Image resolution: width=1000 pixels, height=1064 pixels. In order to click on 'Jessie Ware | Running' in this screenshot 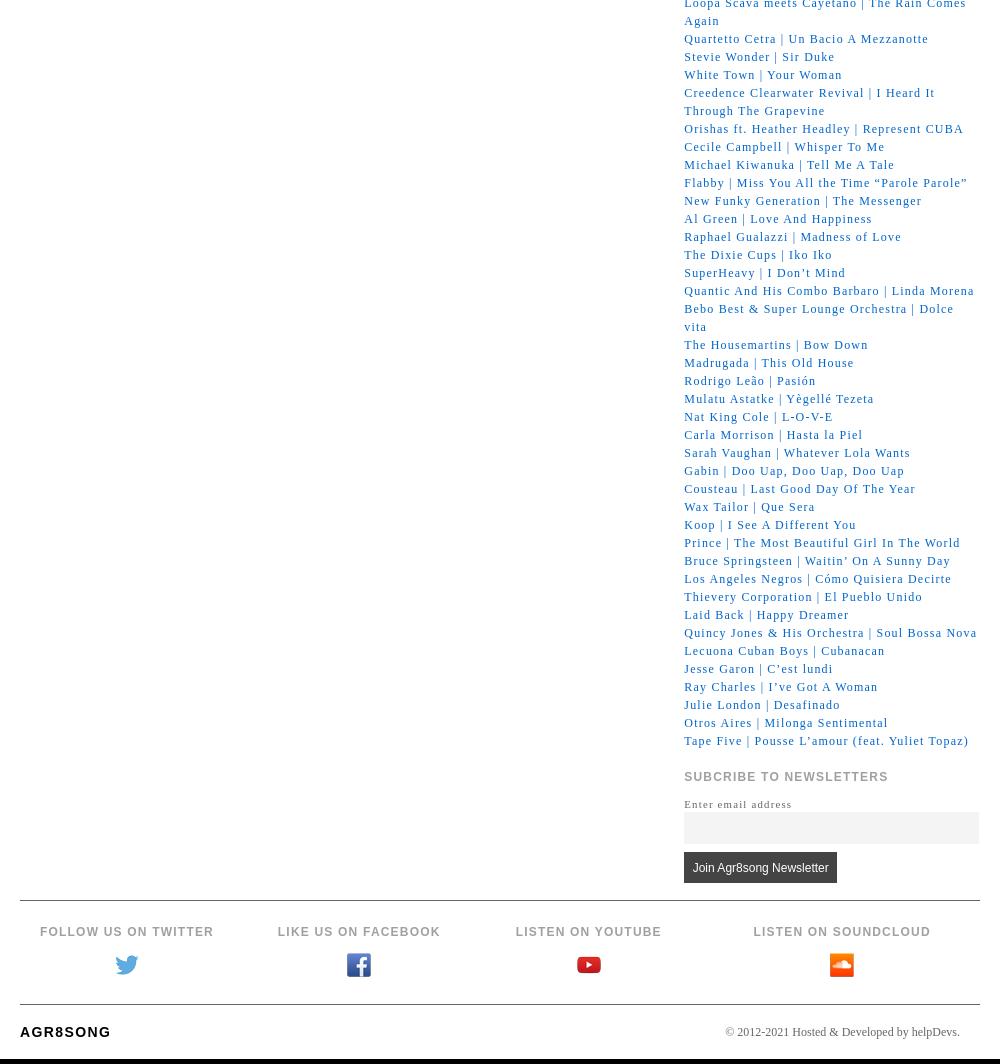, I will do `click(684, 1046)`.